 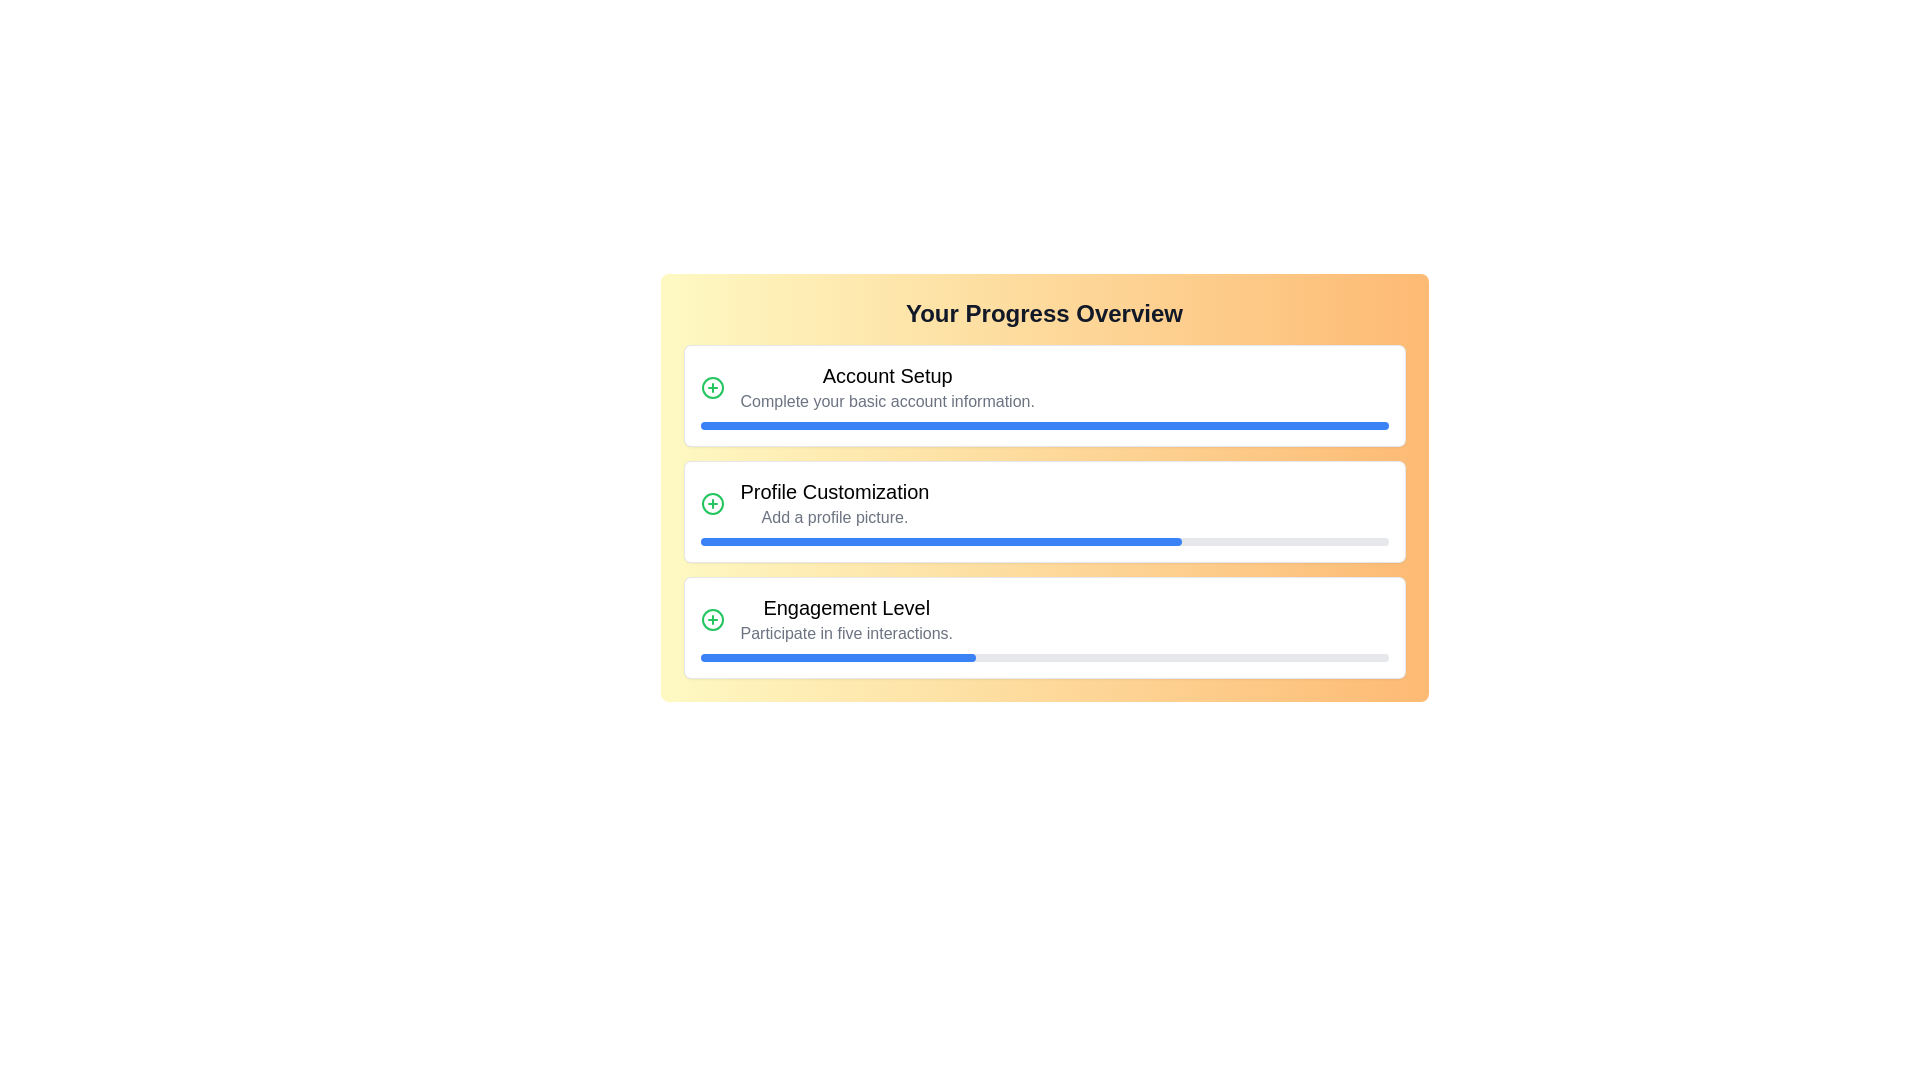 I want to click on the static informational text element displaying 'Account Setup' and its subtitle 'Complete your basic account information.', so click(x=886, y=388).